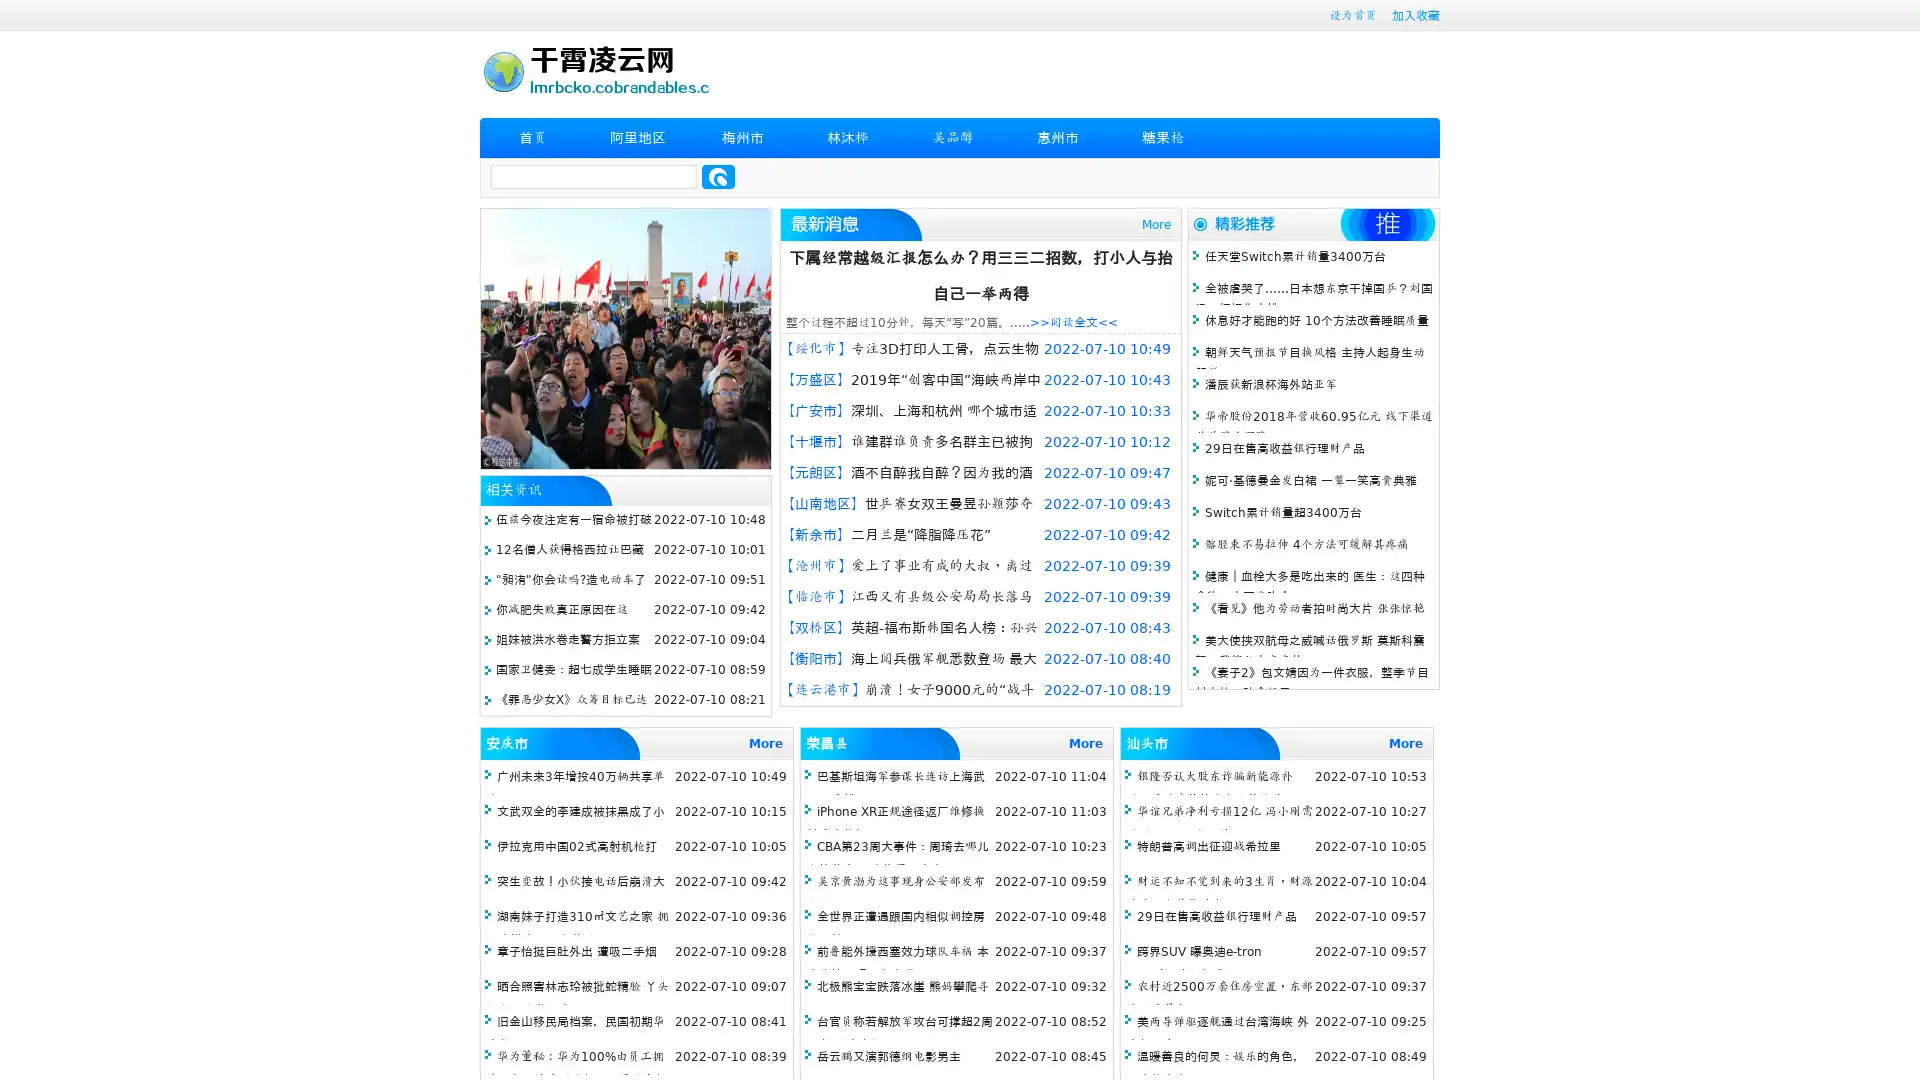 The image size is (1920, 1080). I want to click on Search, so click(718, 176).